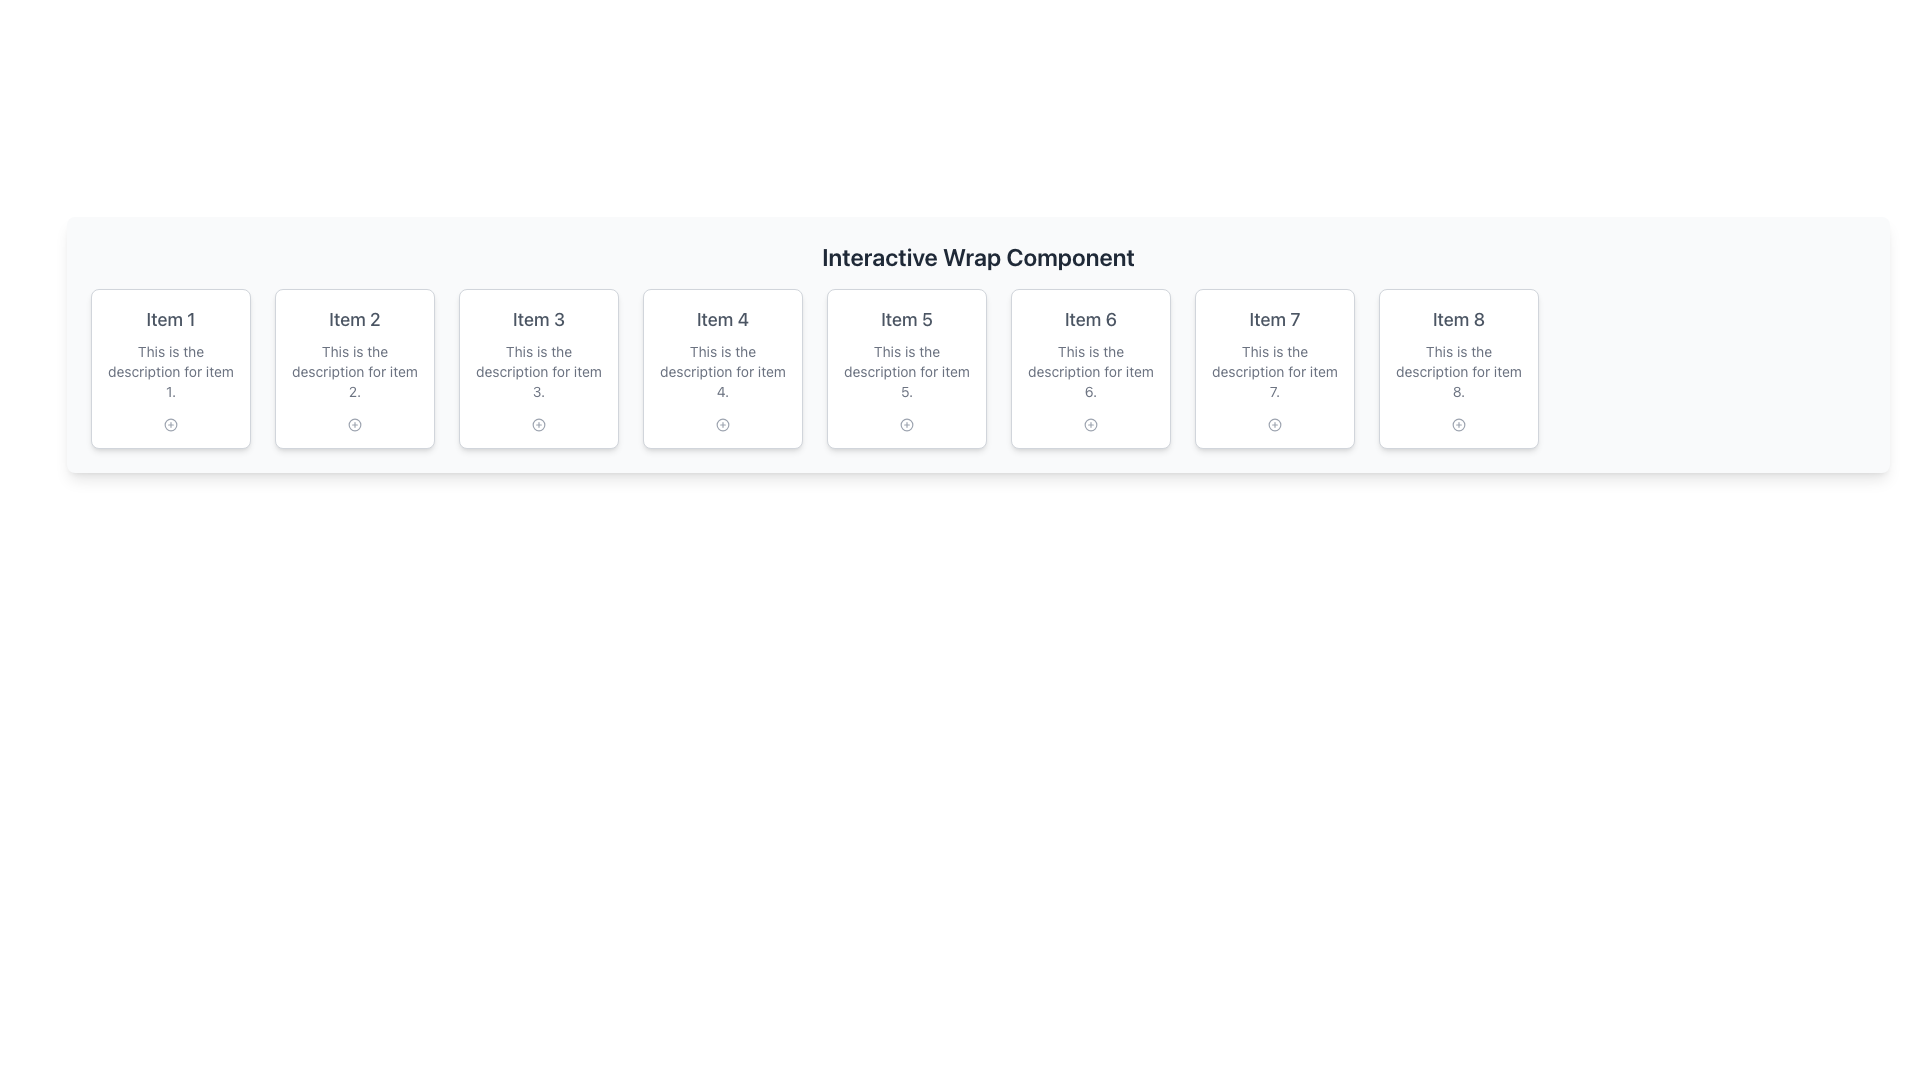  I want to click on the action button icon located at the bottom section of the 'Item 1' card, so click(171, 423).